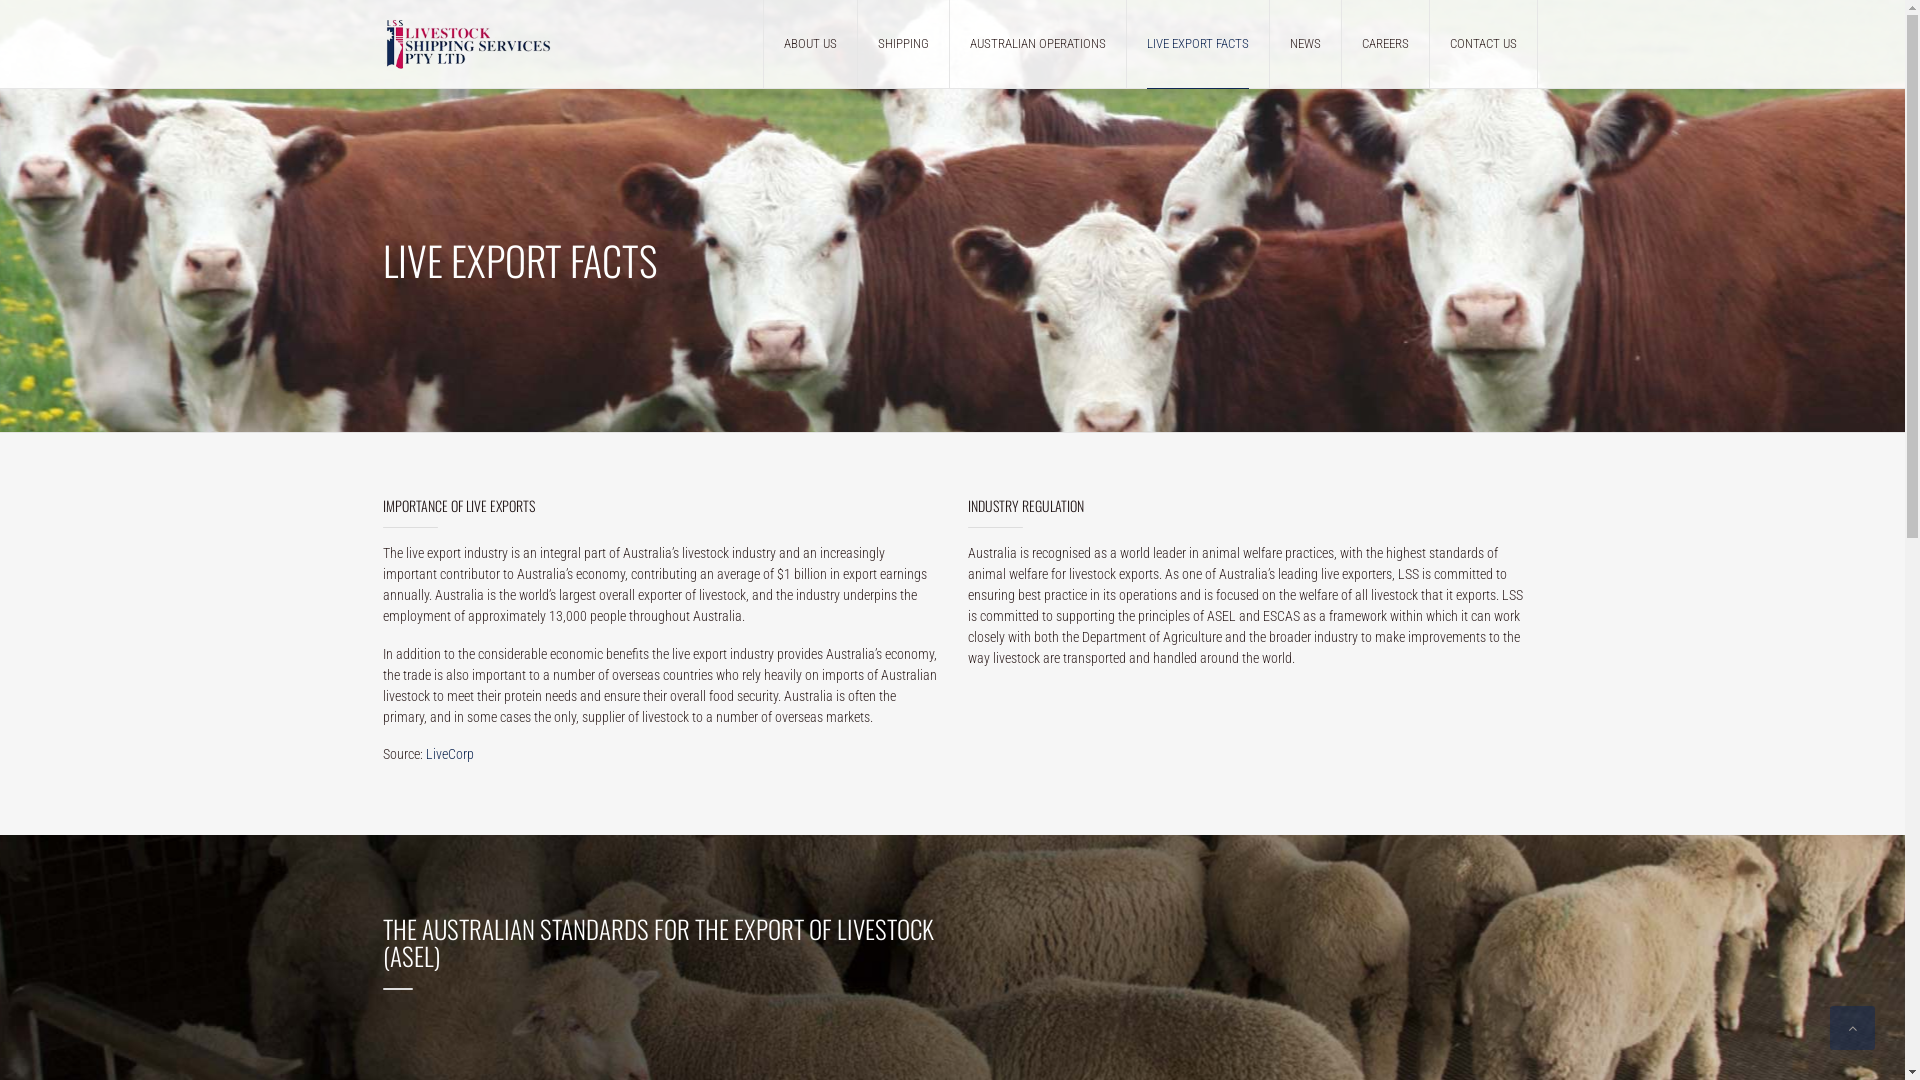  Describe the element at coordinates (1037, 43) in the screenshot. I see `'AUSTRALIAN OPERATIONS'` at that location.